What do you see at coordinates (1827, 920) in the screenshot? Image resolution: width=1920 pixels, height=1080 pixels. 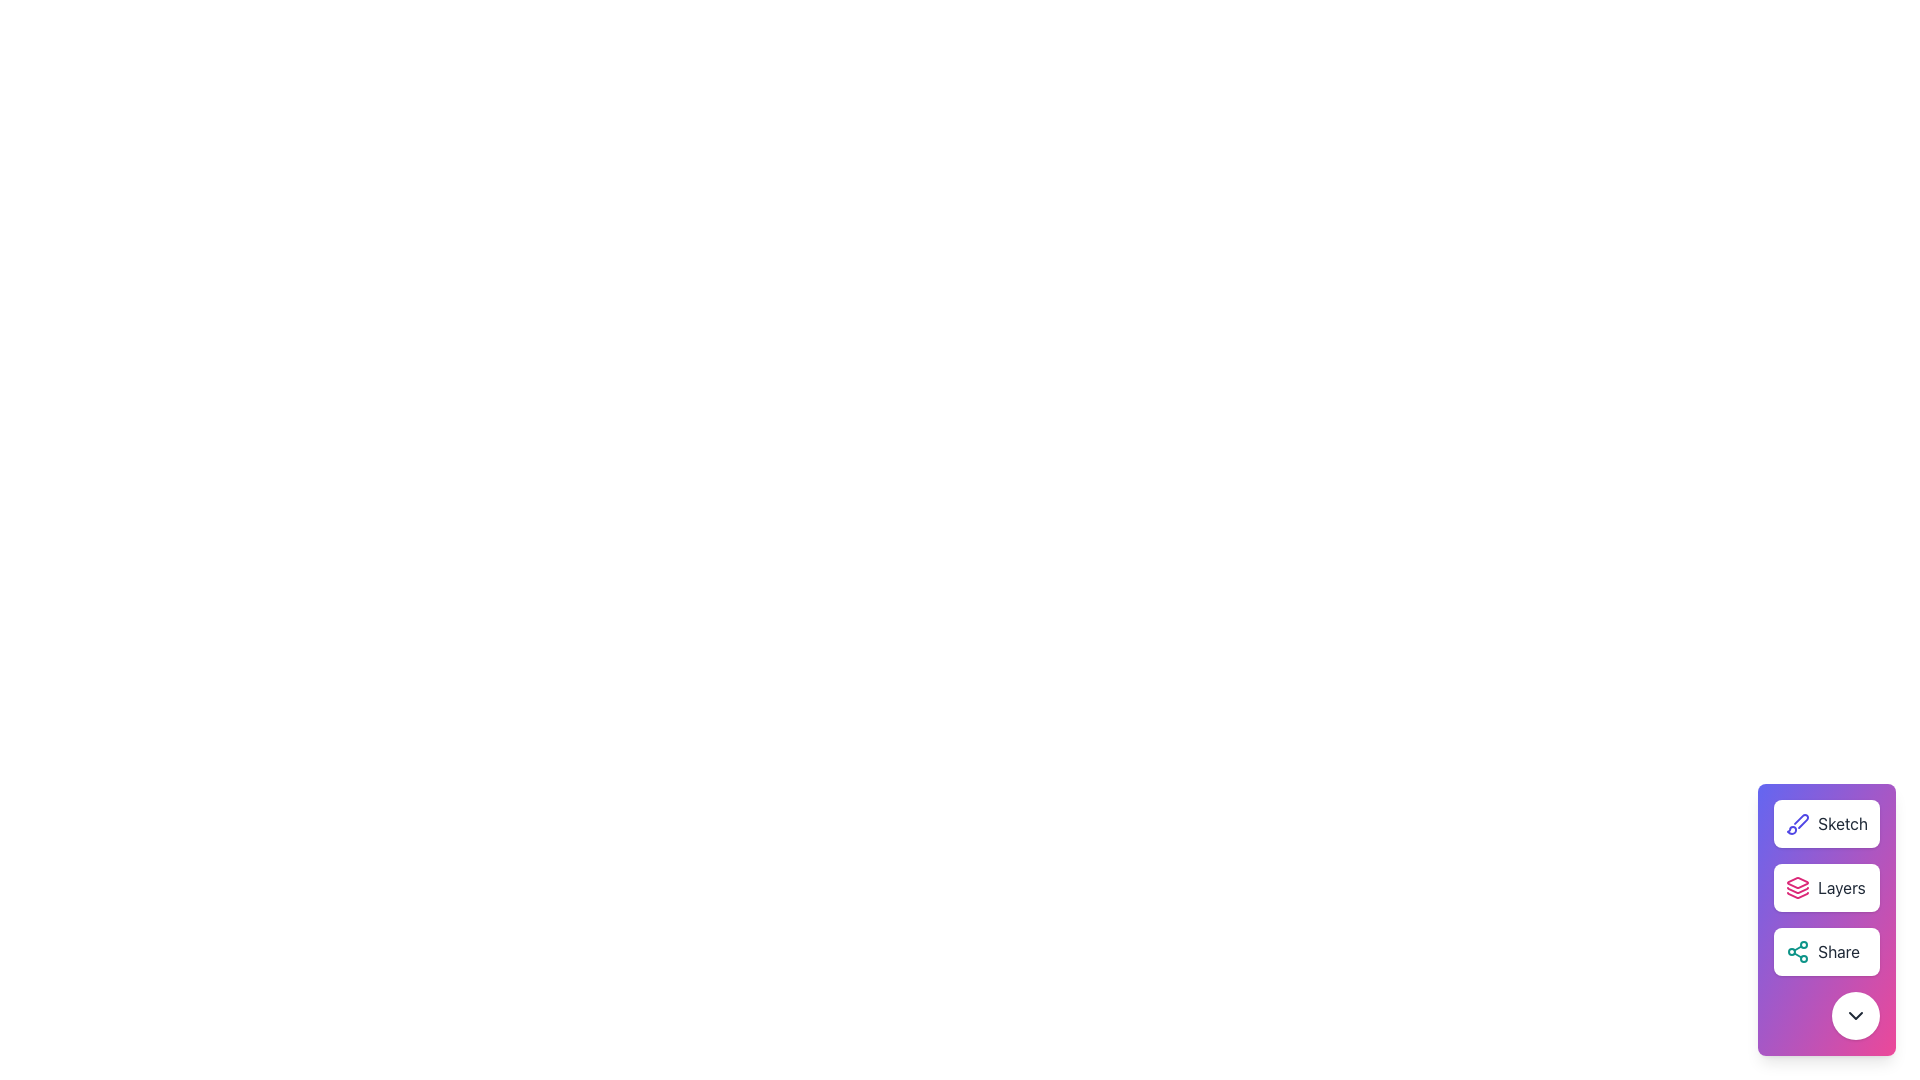 I see `the composite UI component in the bottom-right corner of the display` at bounding box center [1827, 920].